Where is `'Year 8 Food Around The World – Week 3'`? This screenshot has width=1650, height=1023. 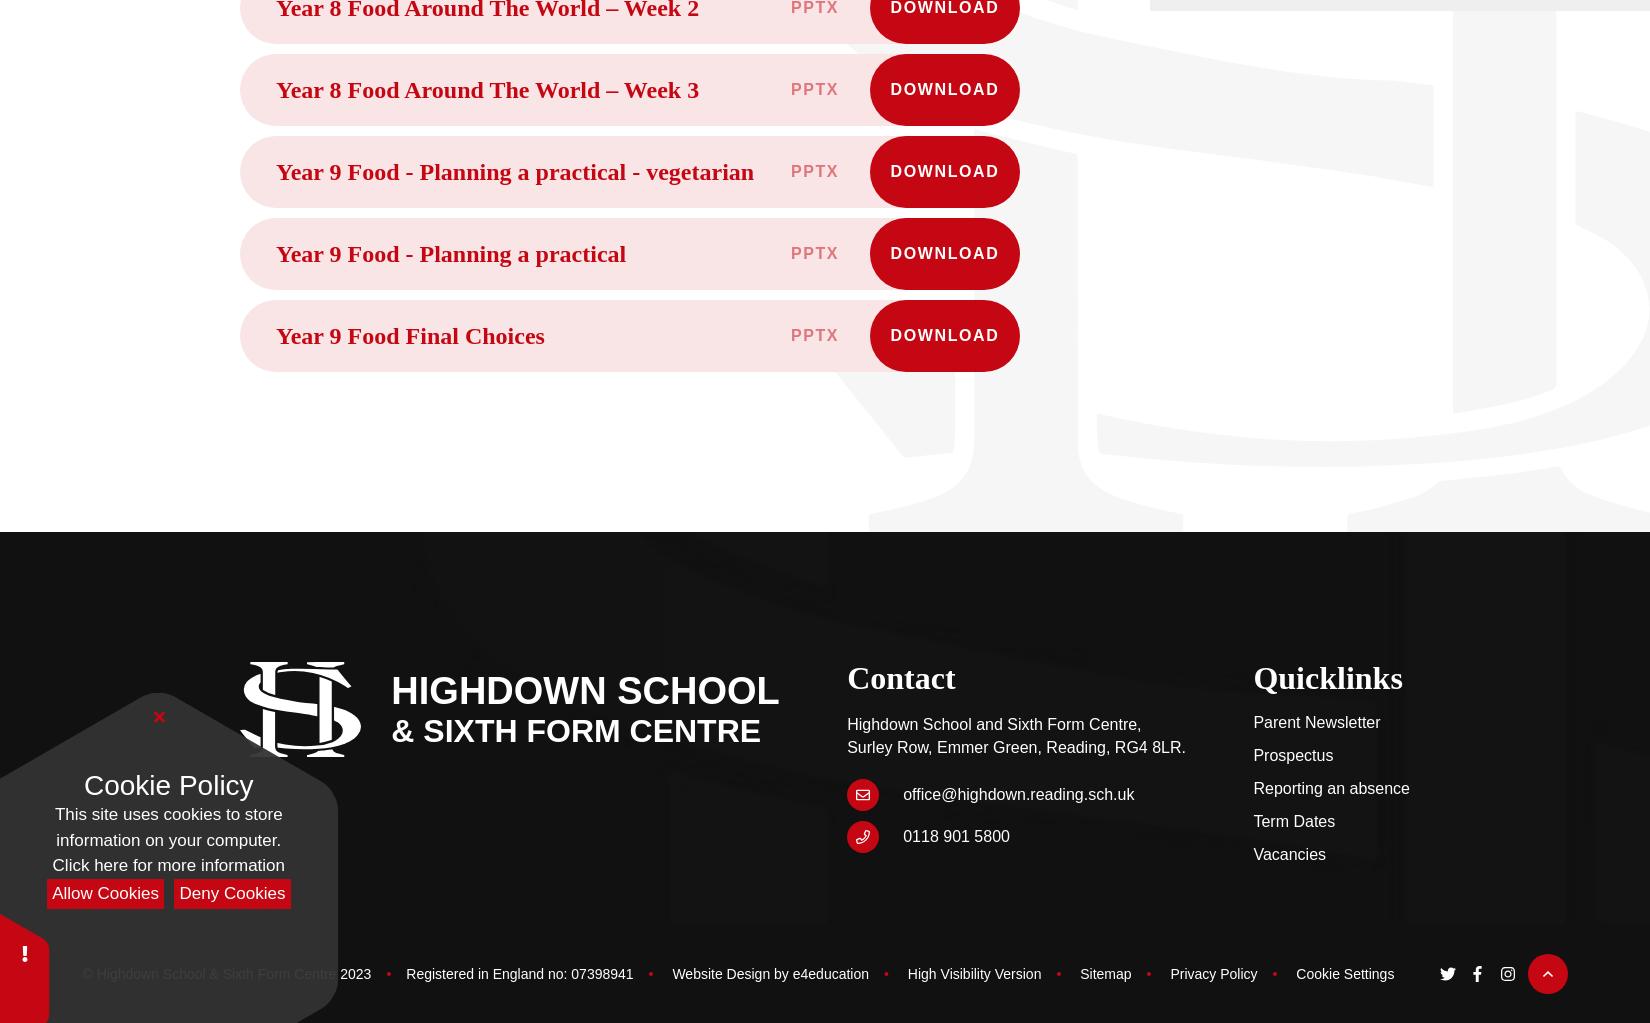
'Year 8 Food Around The World – Week 3' is located at coordinates (276, 89).